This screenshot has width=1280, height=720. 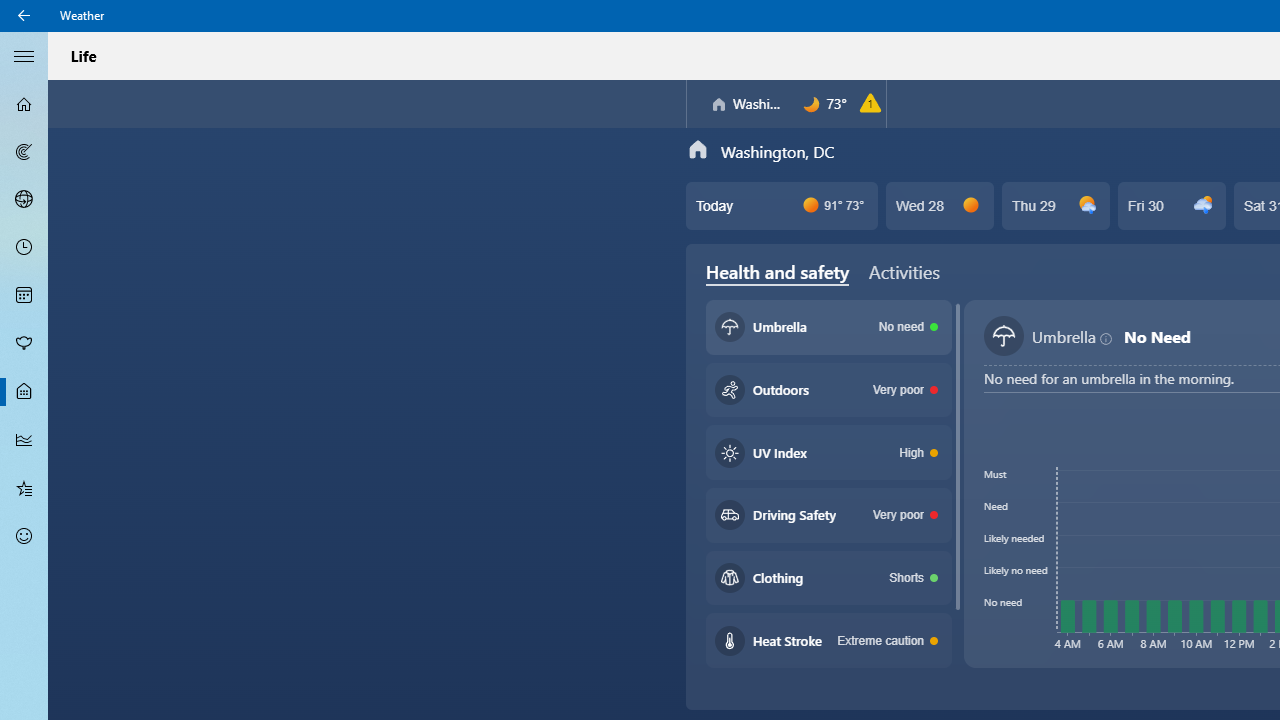 What do you see at coordinates (24, 438) in the screenshot?
I see `'Historical Weather - Not Selected'` at bounding box center [24, 438].